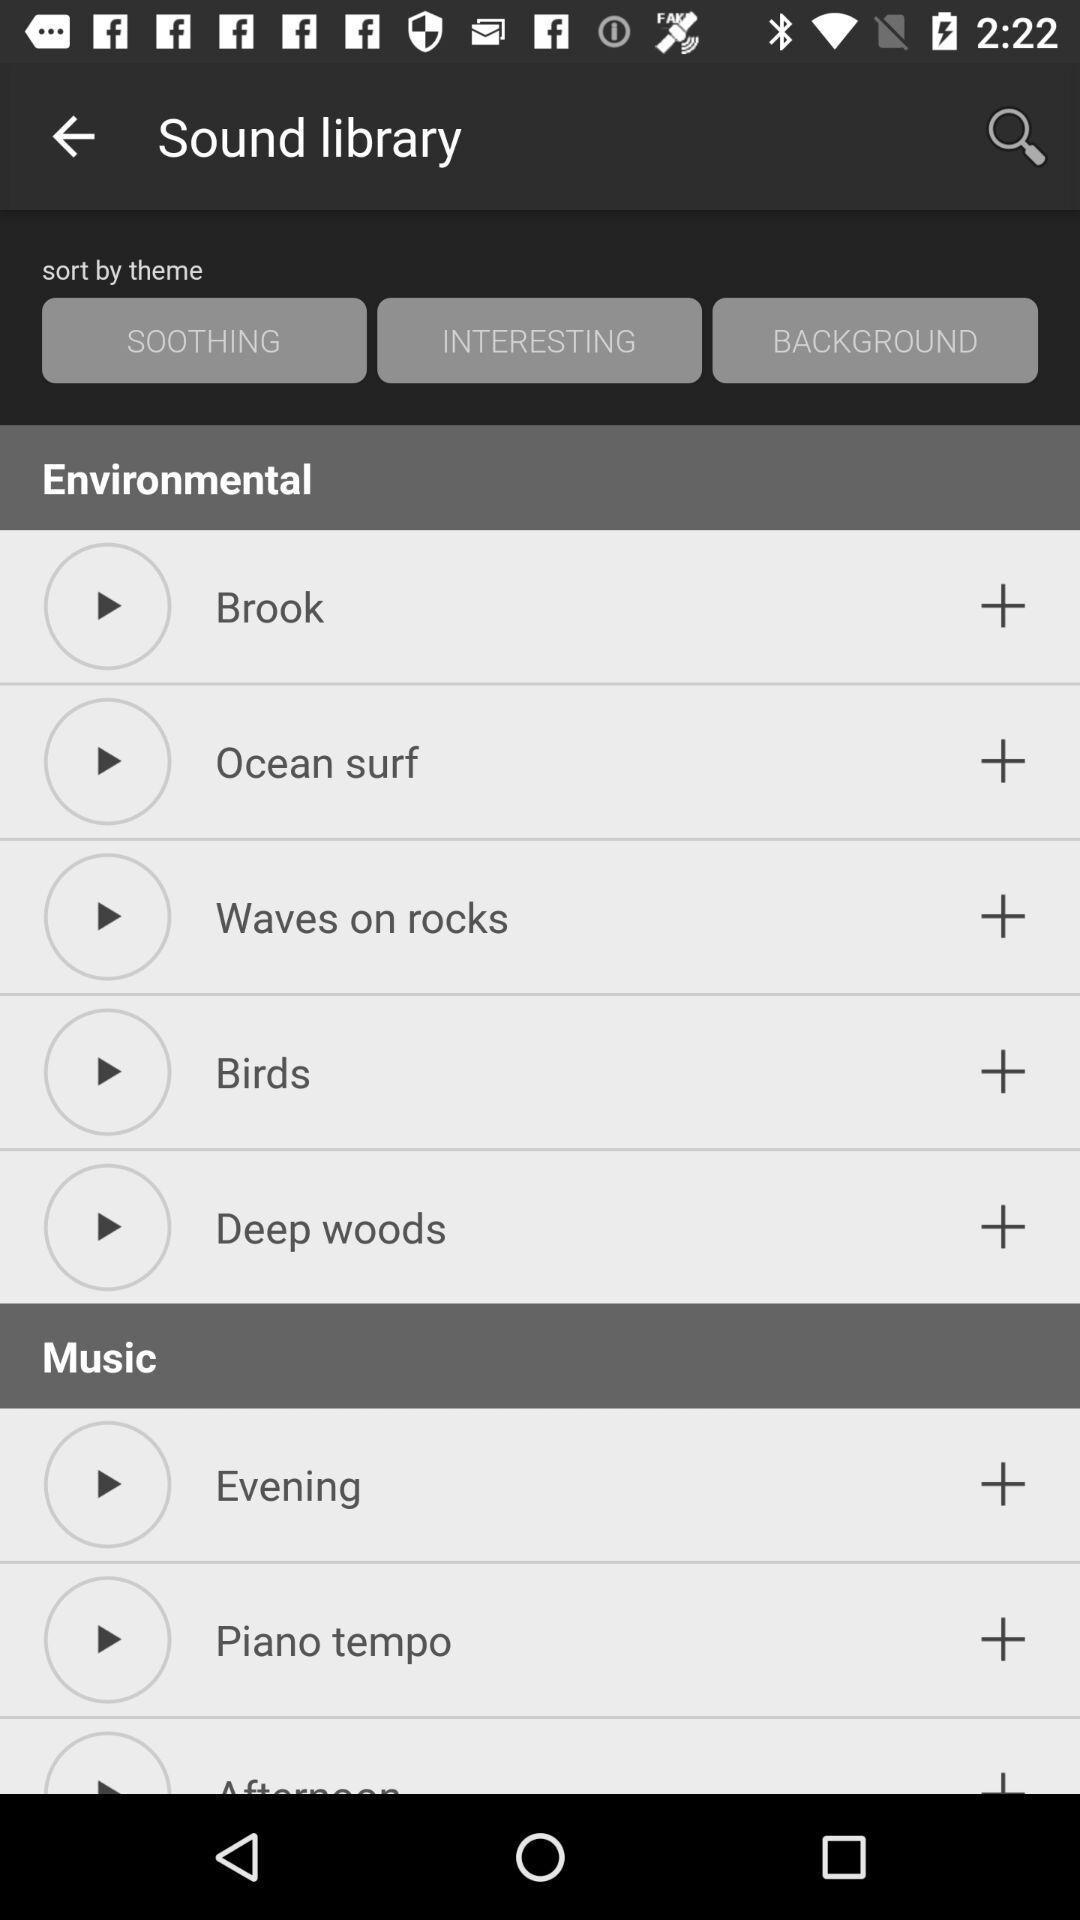  I want to click on the soothing item, so click(204, 340).